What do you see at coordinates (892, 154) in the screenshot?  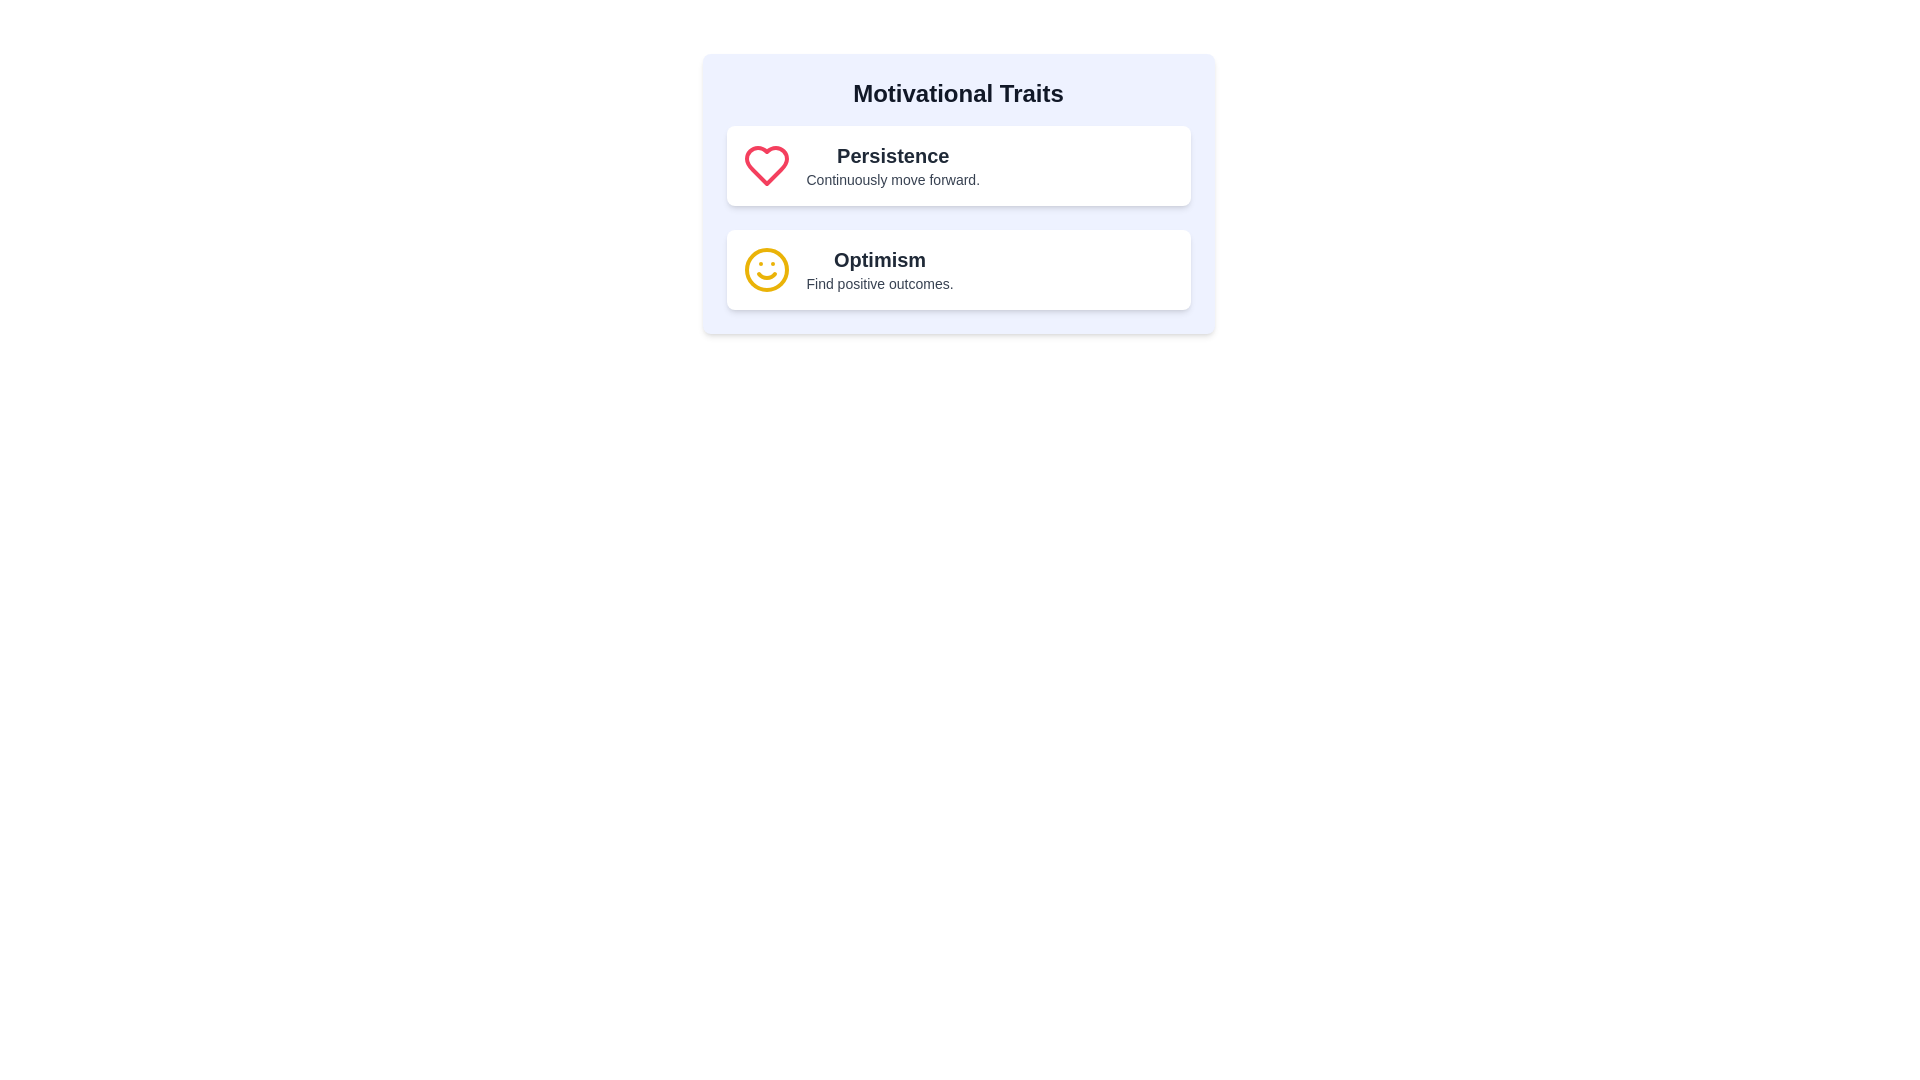 I see `text label that serves as the title or heading for the associated content, located in the top card under 'Motivational Traits'` at bounding box center [892, 154].